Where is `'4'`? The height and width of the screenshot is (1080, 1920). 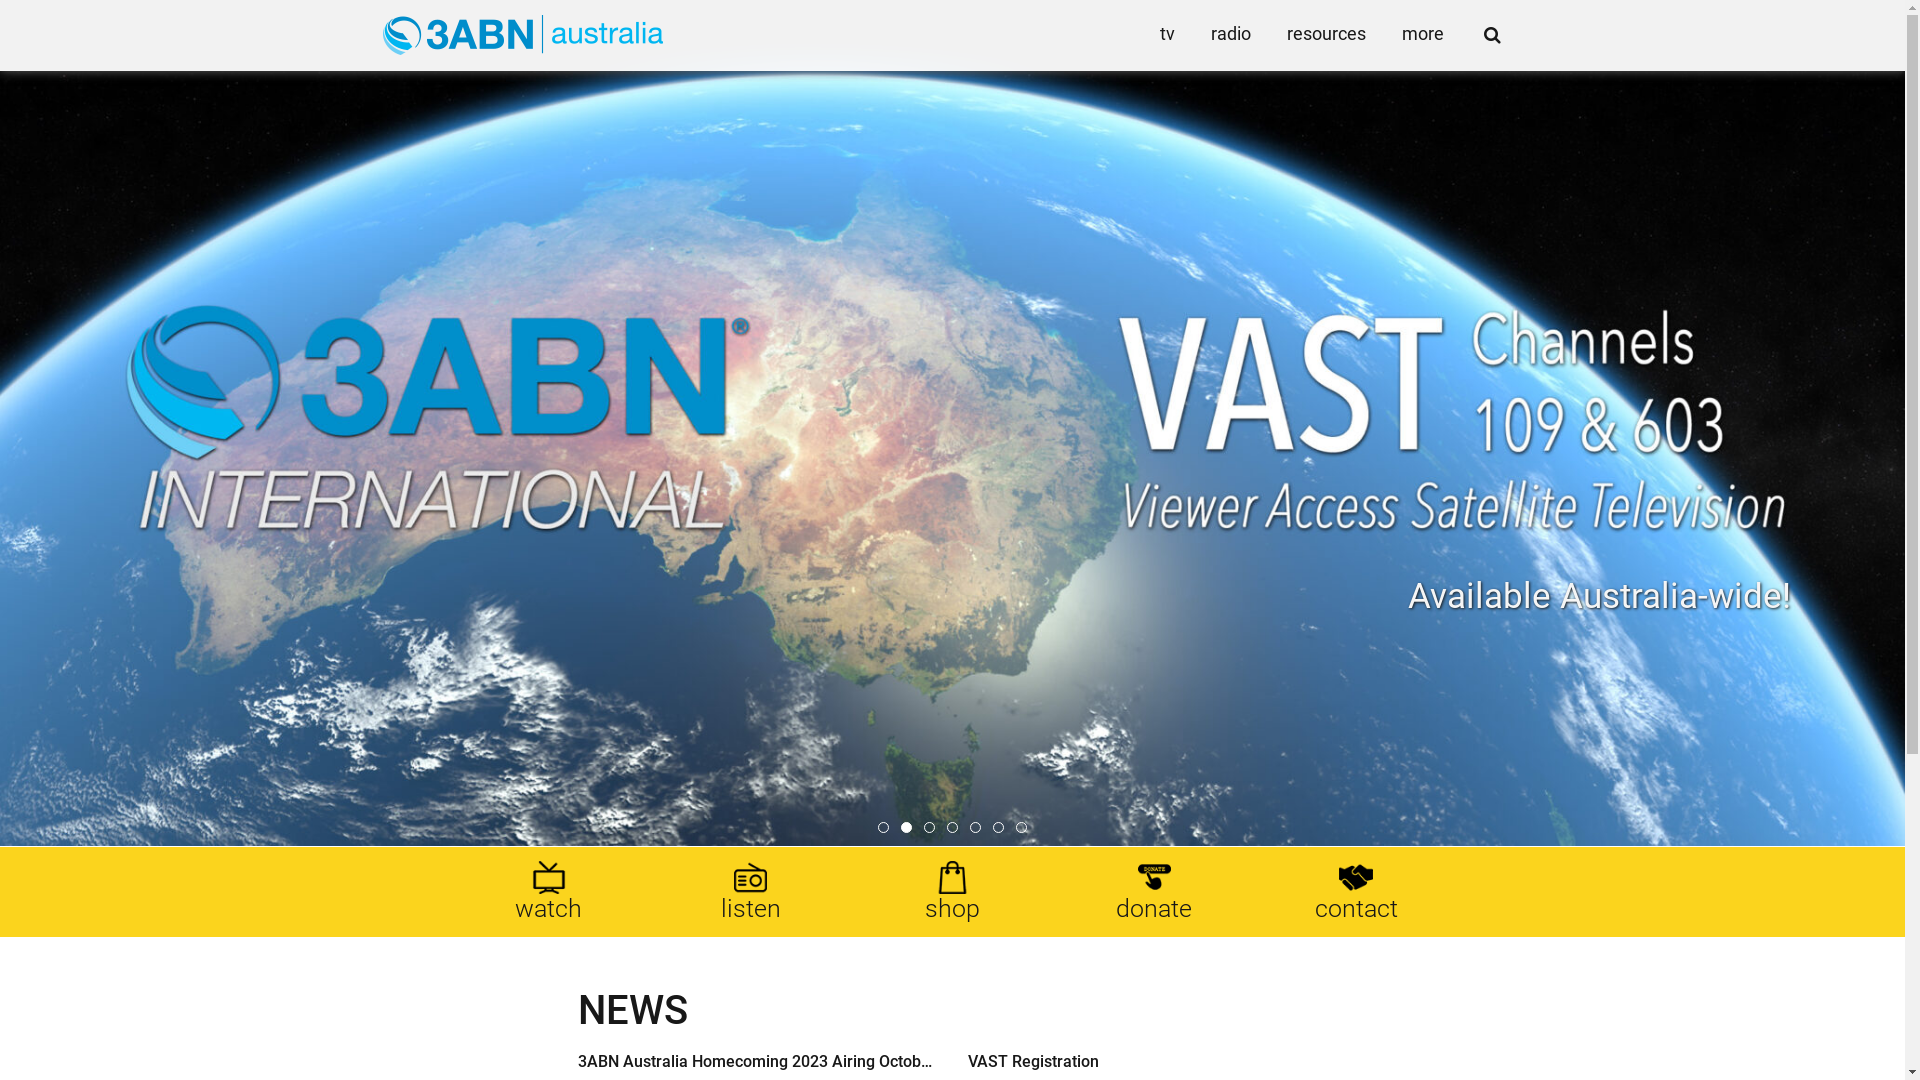 '4' is located at coordinates (951, 827).